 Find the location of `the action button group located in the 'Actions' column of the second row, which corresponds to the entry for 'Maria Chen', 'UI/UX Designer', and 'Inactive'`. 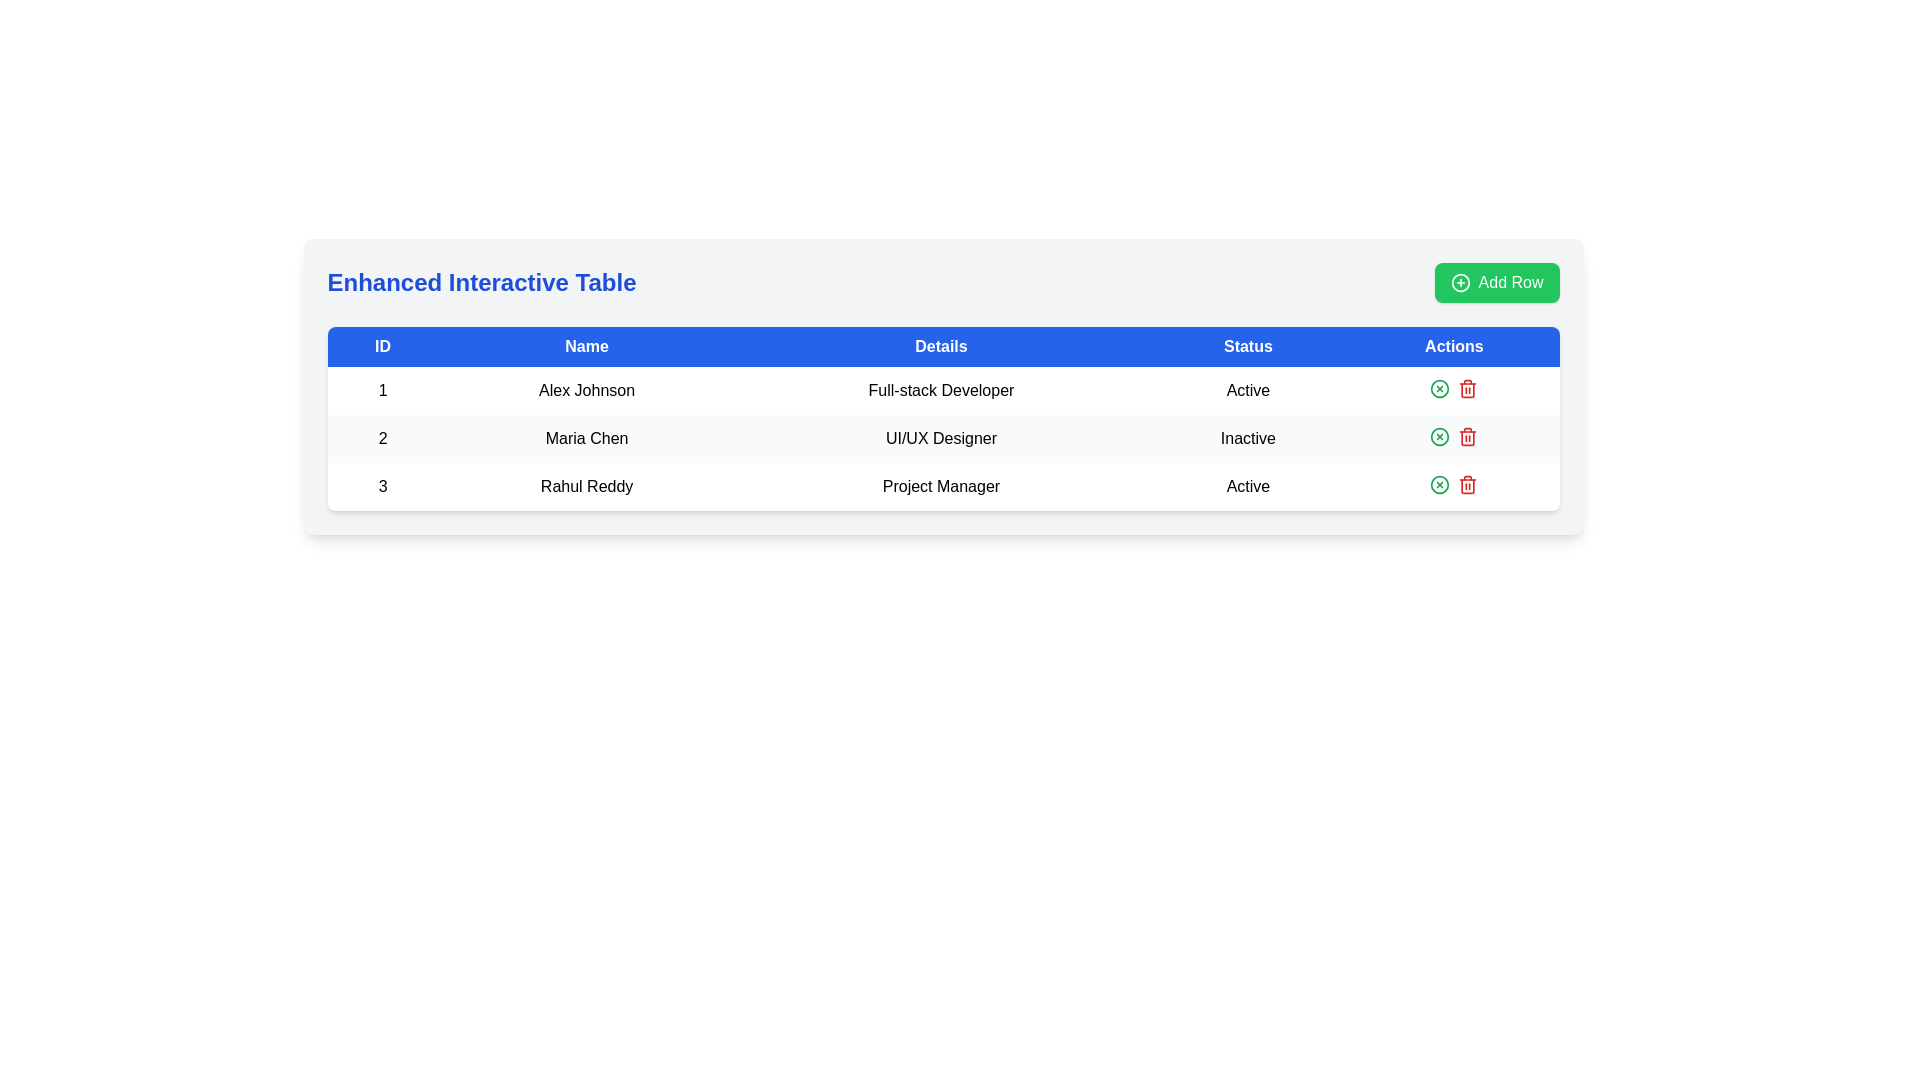

the action button group located in the 'Actions' column of the second row, which corresponds to the entry for 'Maria Chen', 'UI/UX Designer', and 'Inactive' is located at coordinates (1454, 435).